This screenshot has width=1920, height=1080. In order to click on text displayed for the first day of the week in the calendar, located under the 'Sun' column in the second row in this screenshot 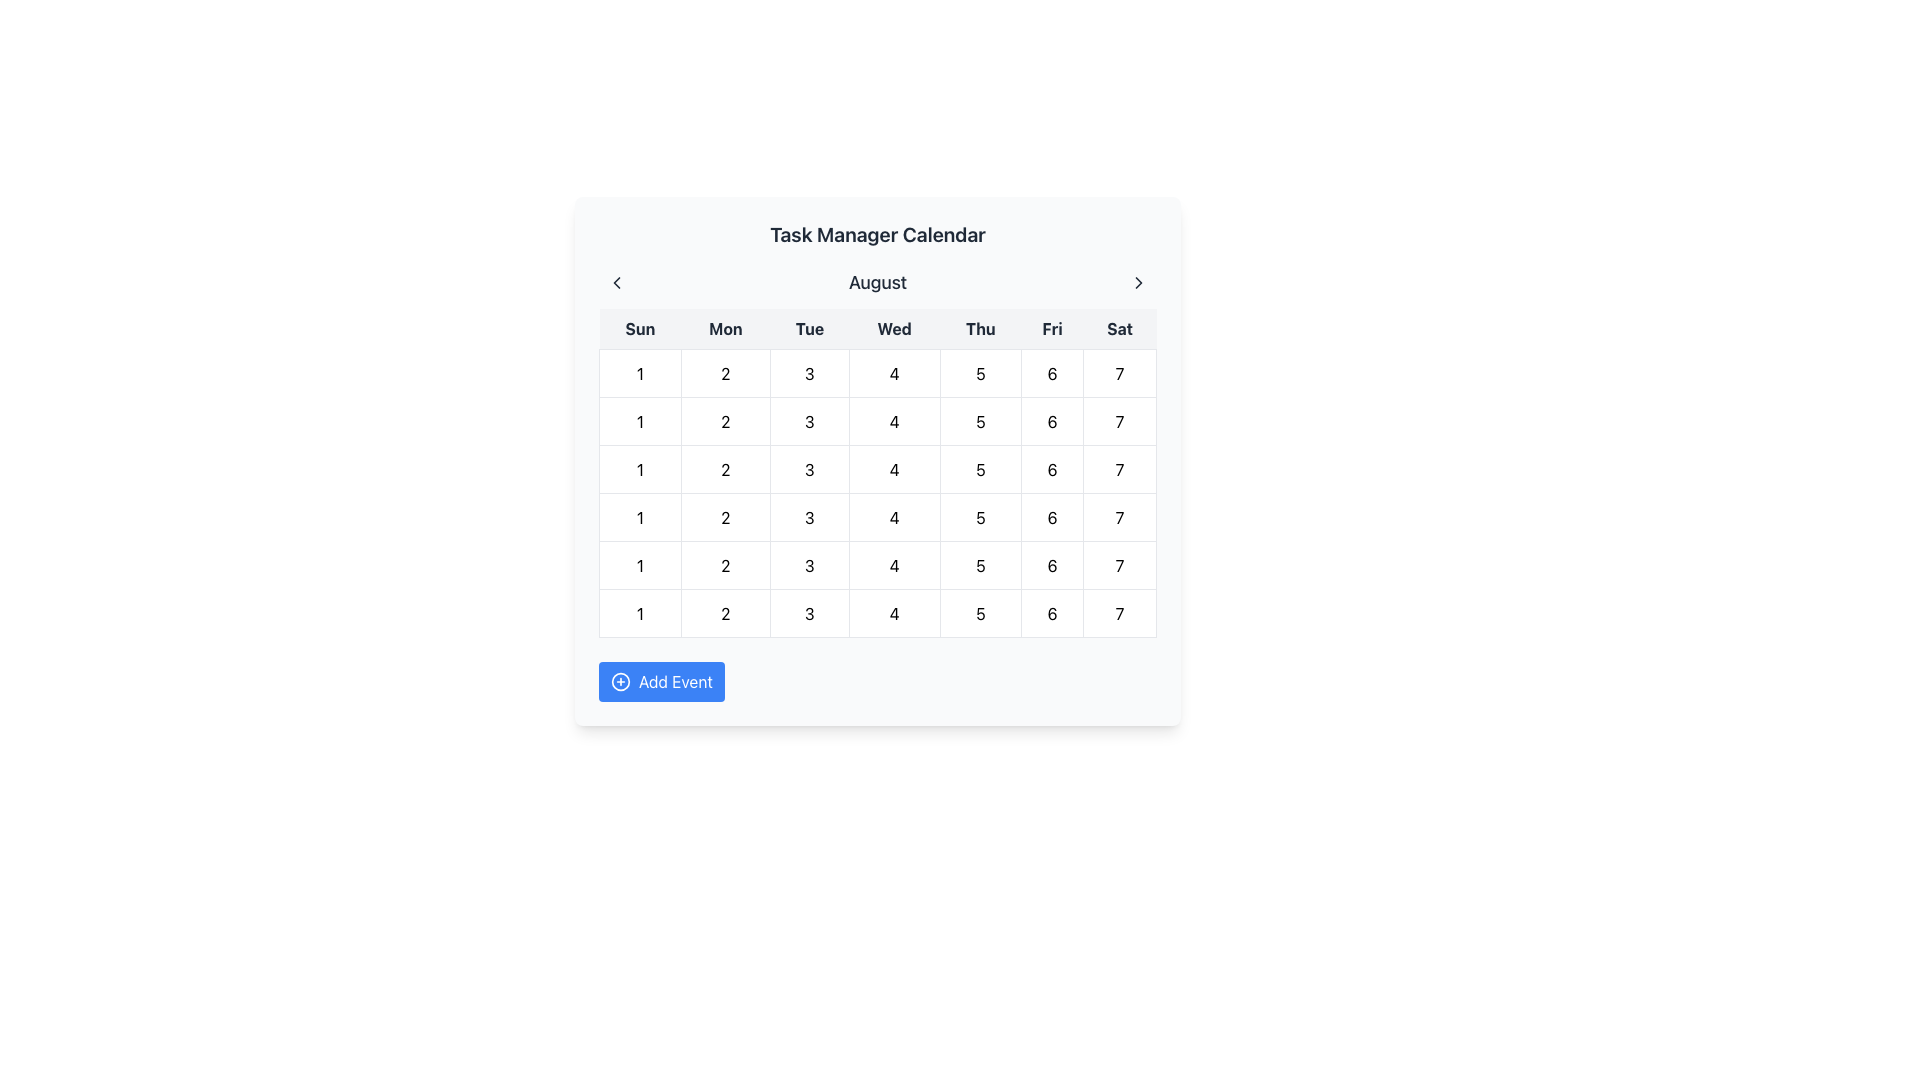, I will do `click(640, 469)`.